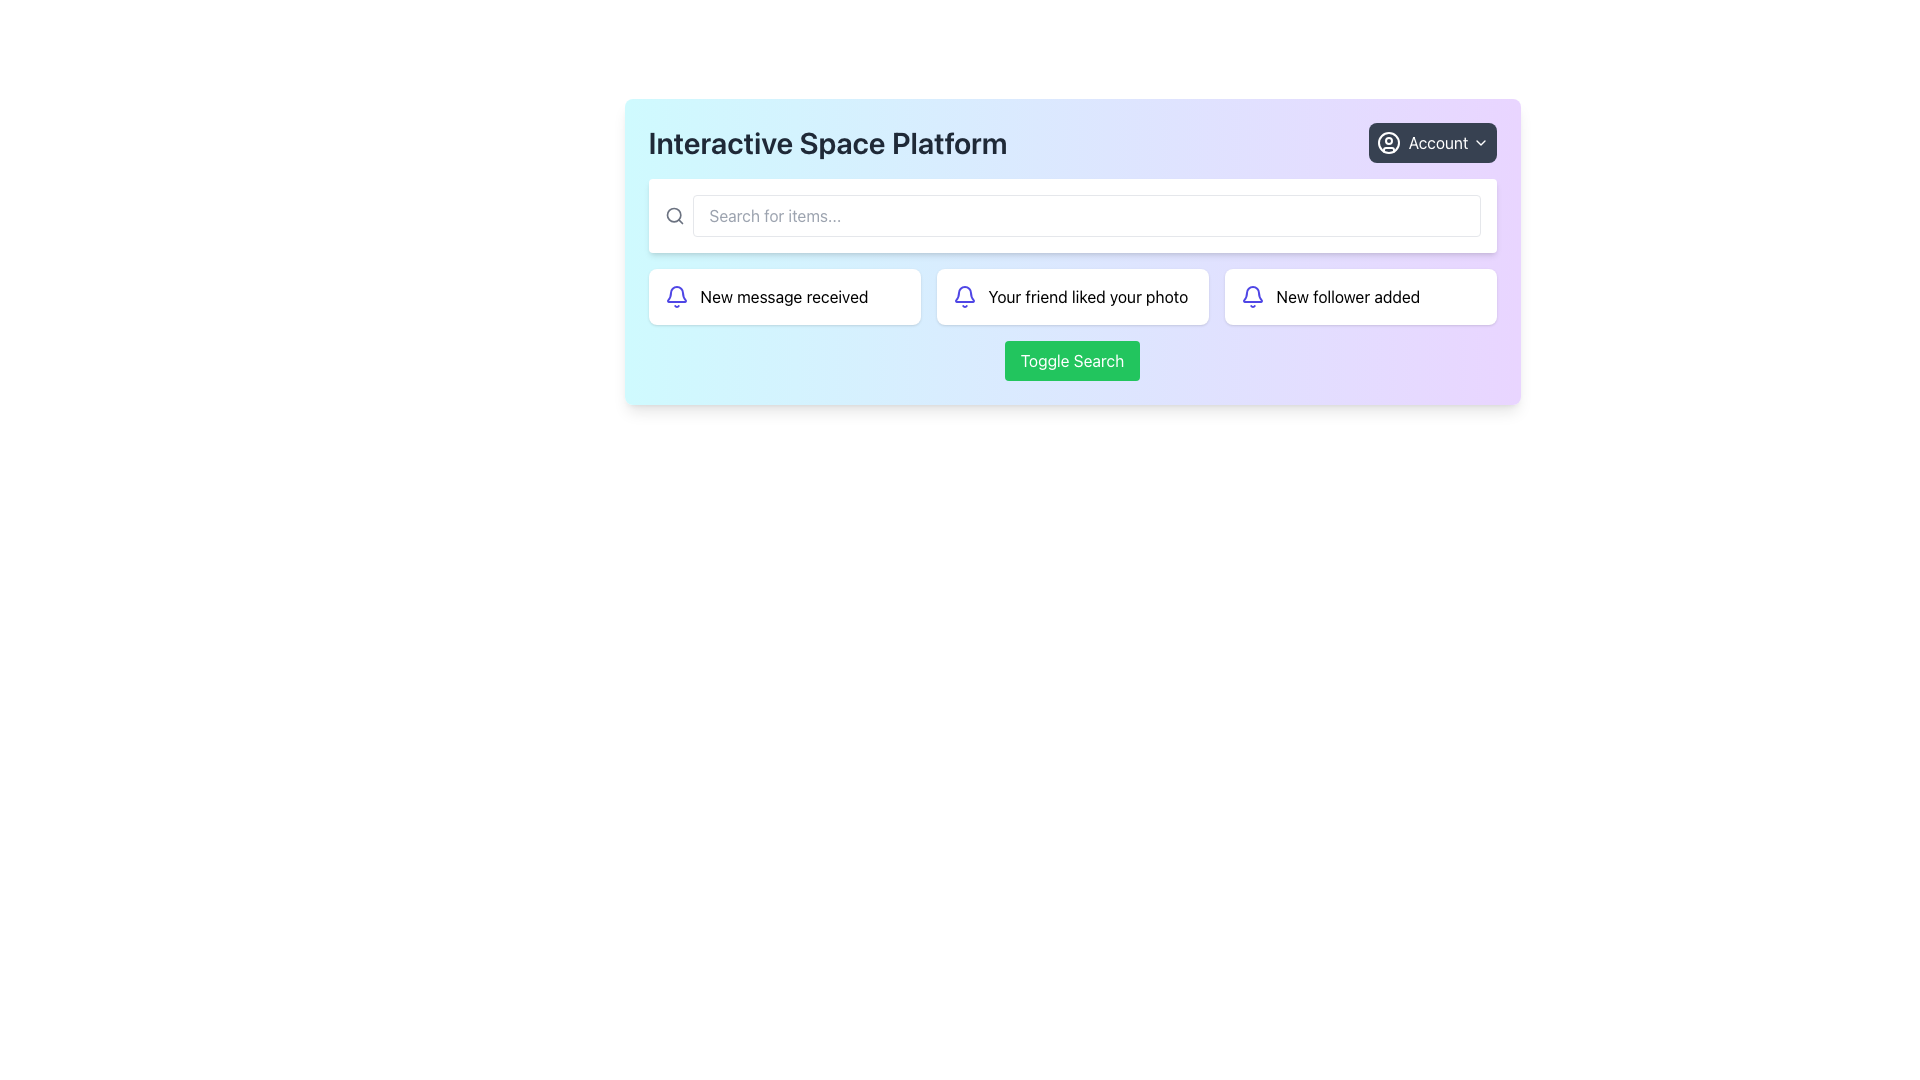  Describe the element at coordinates (1387, 141) in the screenshot. I see `the circular profile picture placeholder icon located within the 'Account' button in the top-right corner of the interface` at that location.